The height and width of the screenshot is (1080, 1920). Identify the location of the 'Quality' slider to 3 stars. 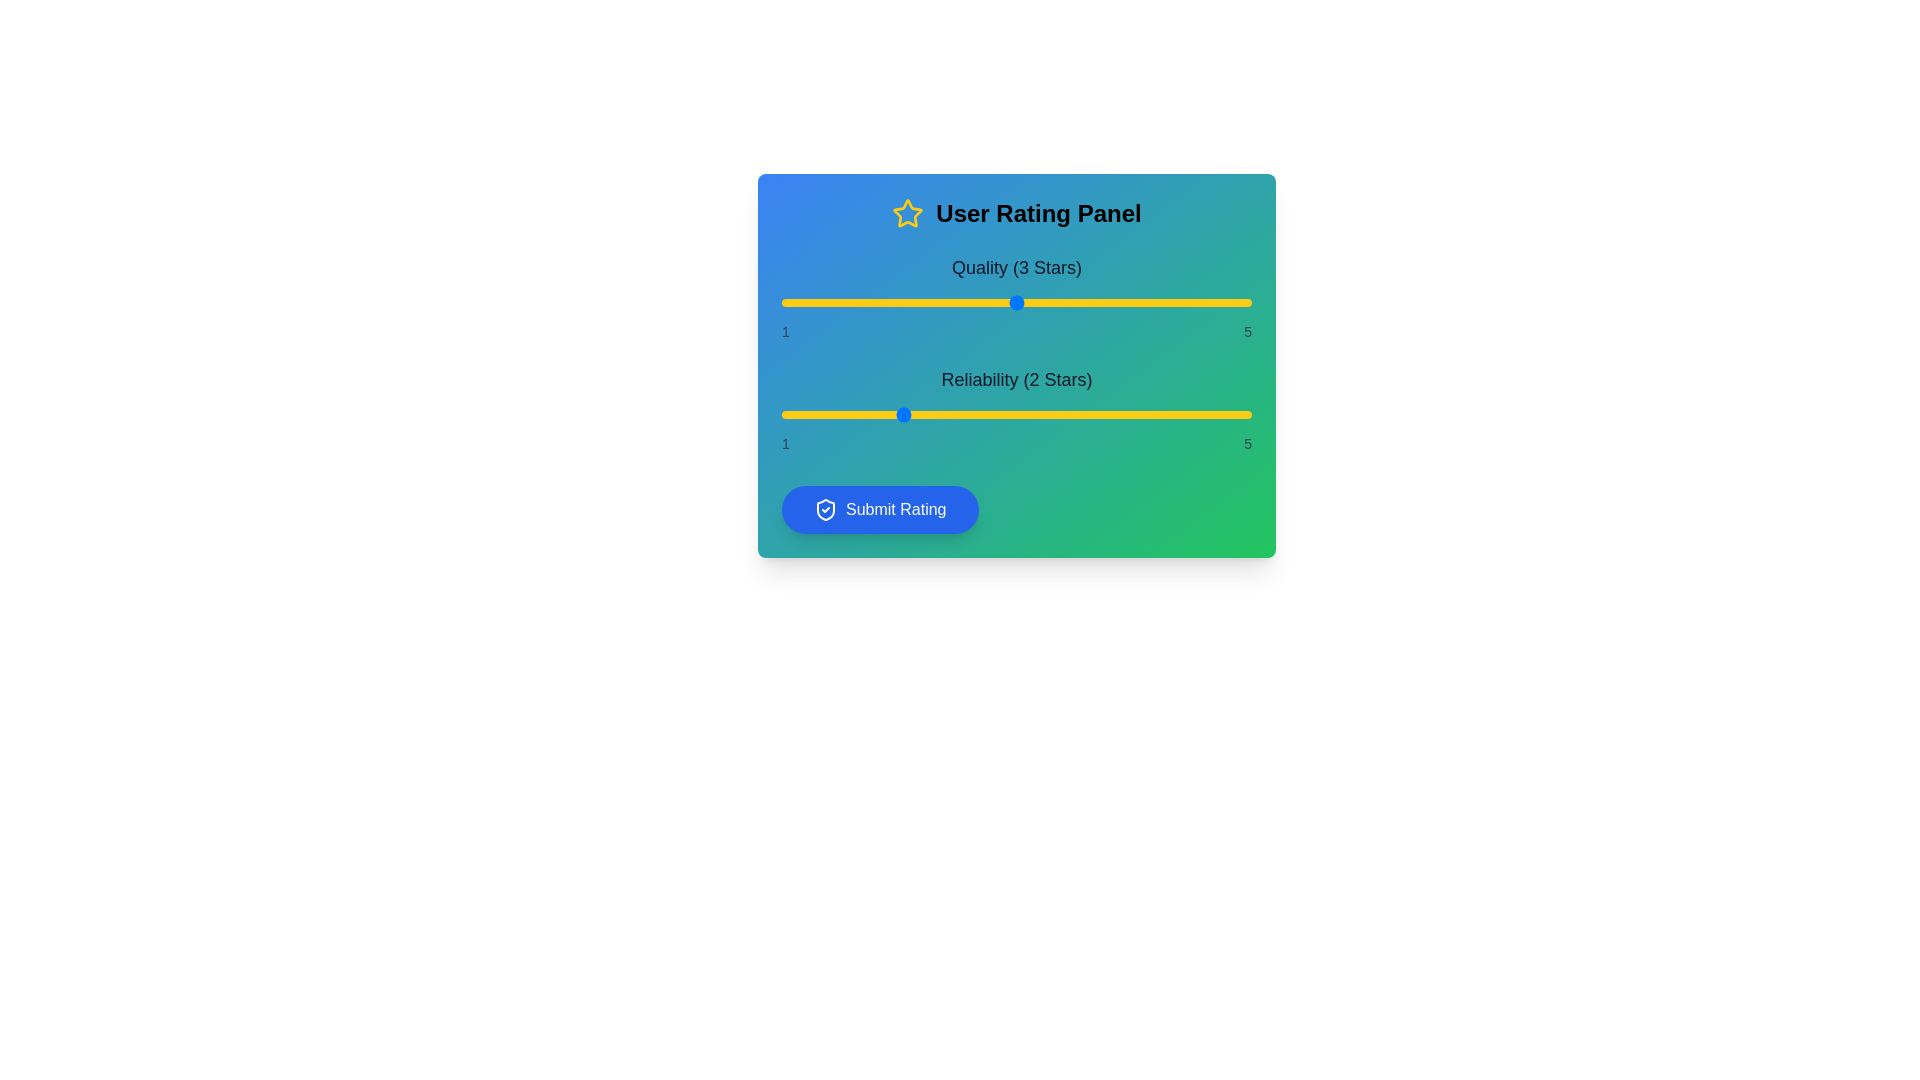
(1017, 303).